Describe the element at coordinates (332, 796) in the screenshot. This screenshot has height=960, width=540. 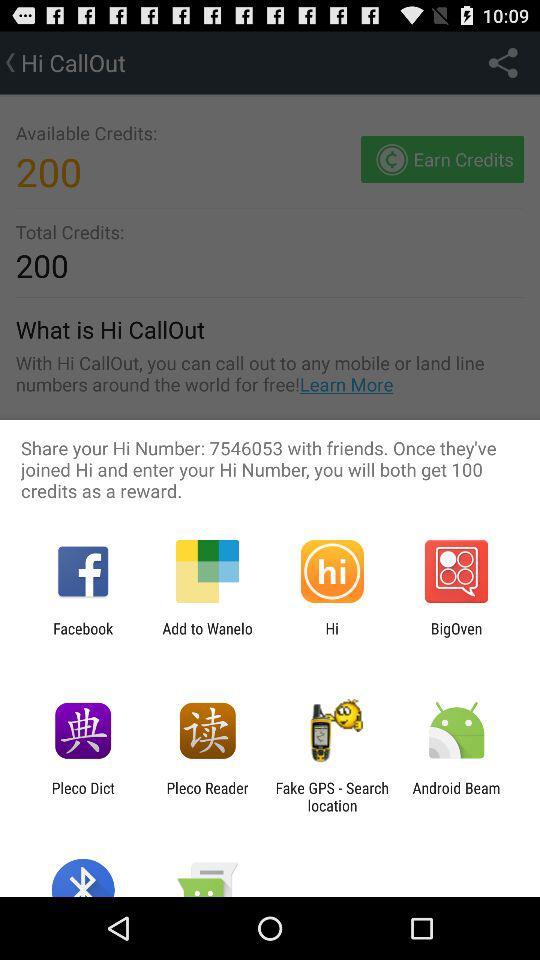
I see `the fake gps search` at that location.